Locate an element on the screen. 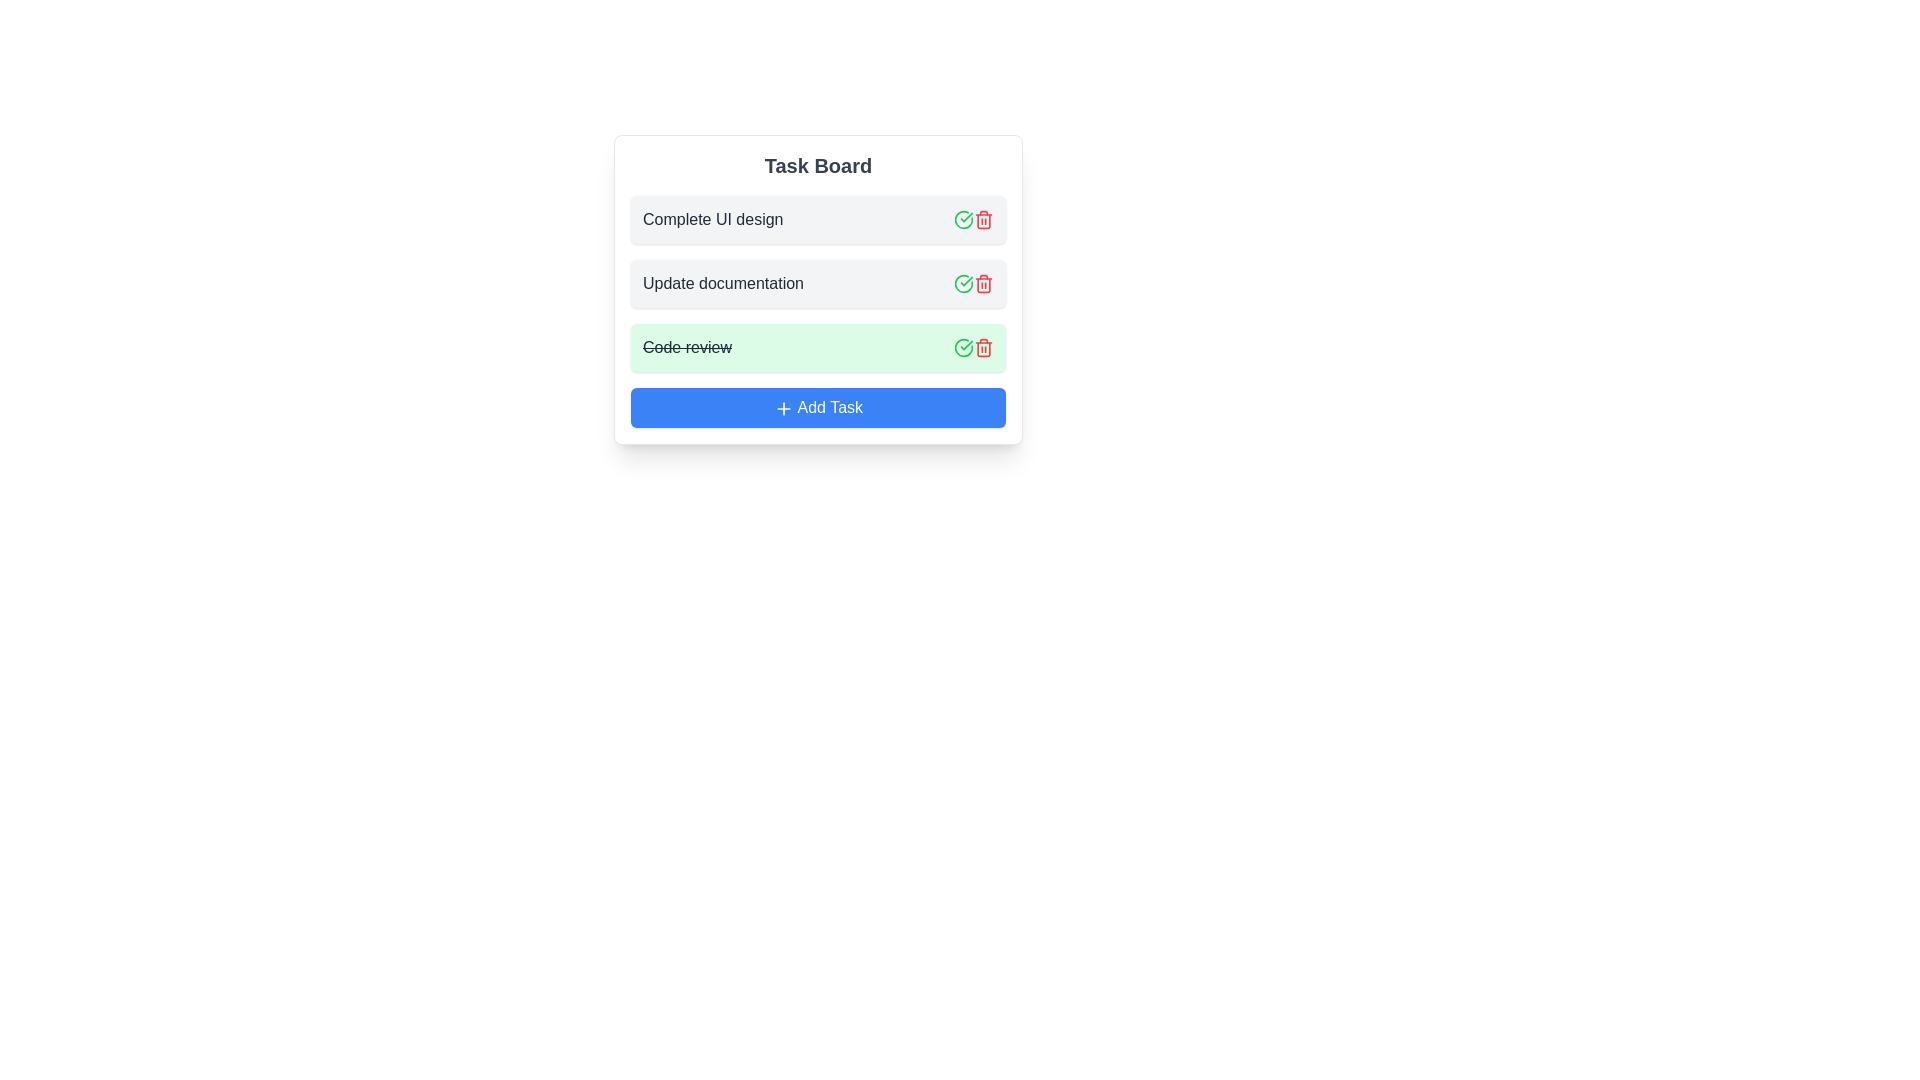  the delete button located at the far right end of the task row labeled 'Complete UI design' for visual feedback is located at coordinates (983, 219).